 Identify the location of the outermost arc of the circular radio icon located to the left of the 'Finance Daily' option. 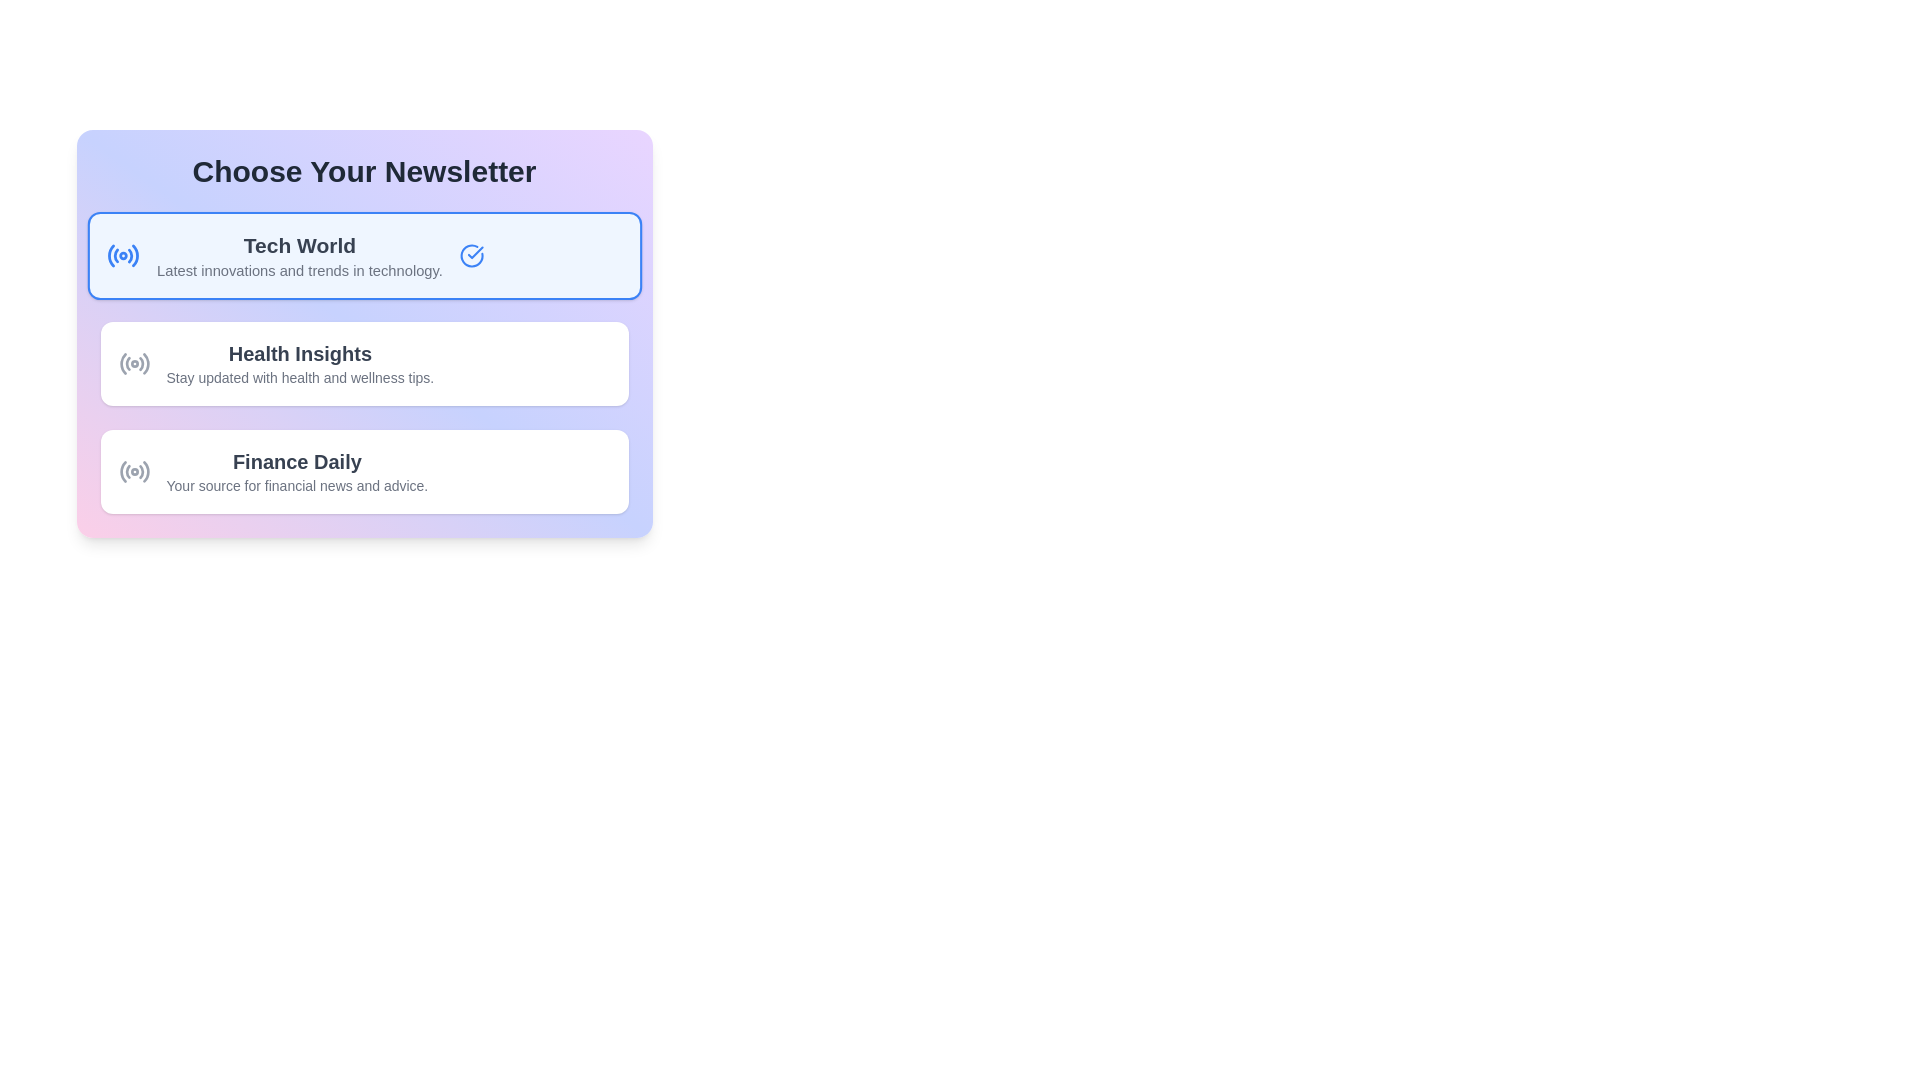
(122, 471).